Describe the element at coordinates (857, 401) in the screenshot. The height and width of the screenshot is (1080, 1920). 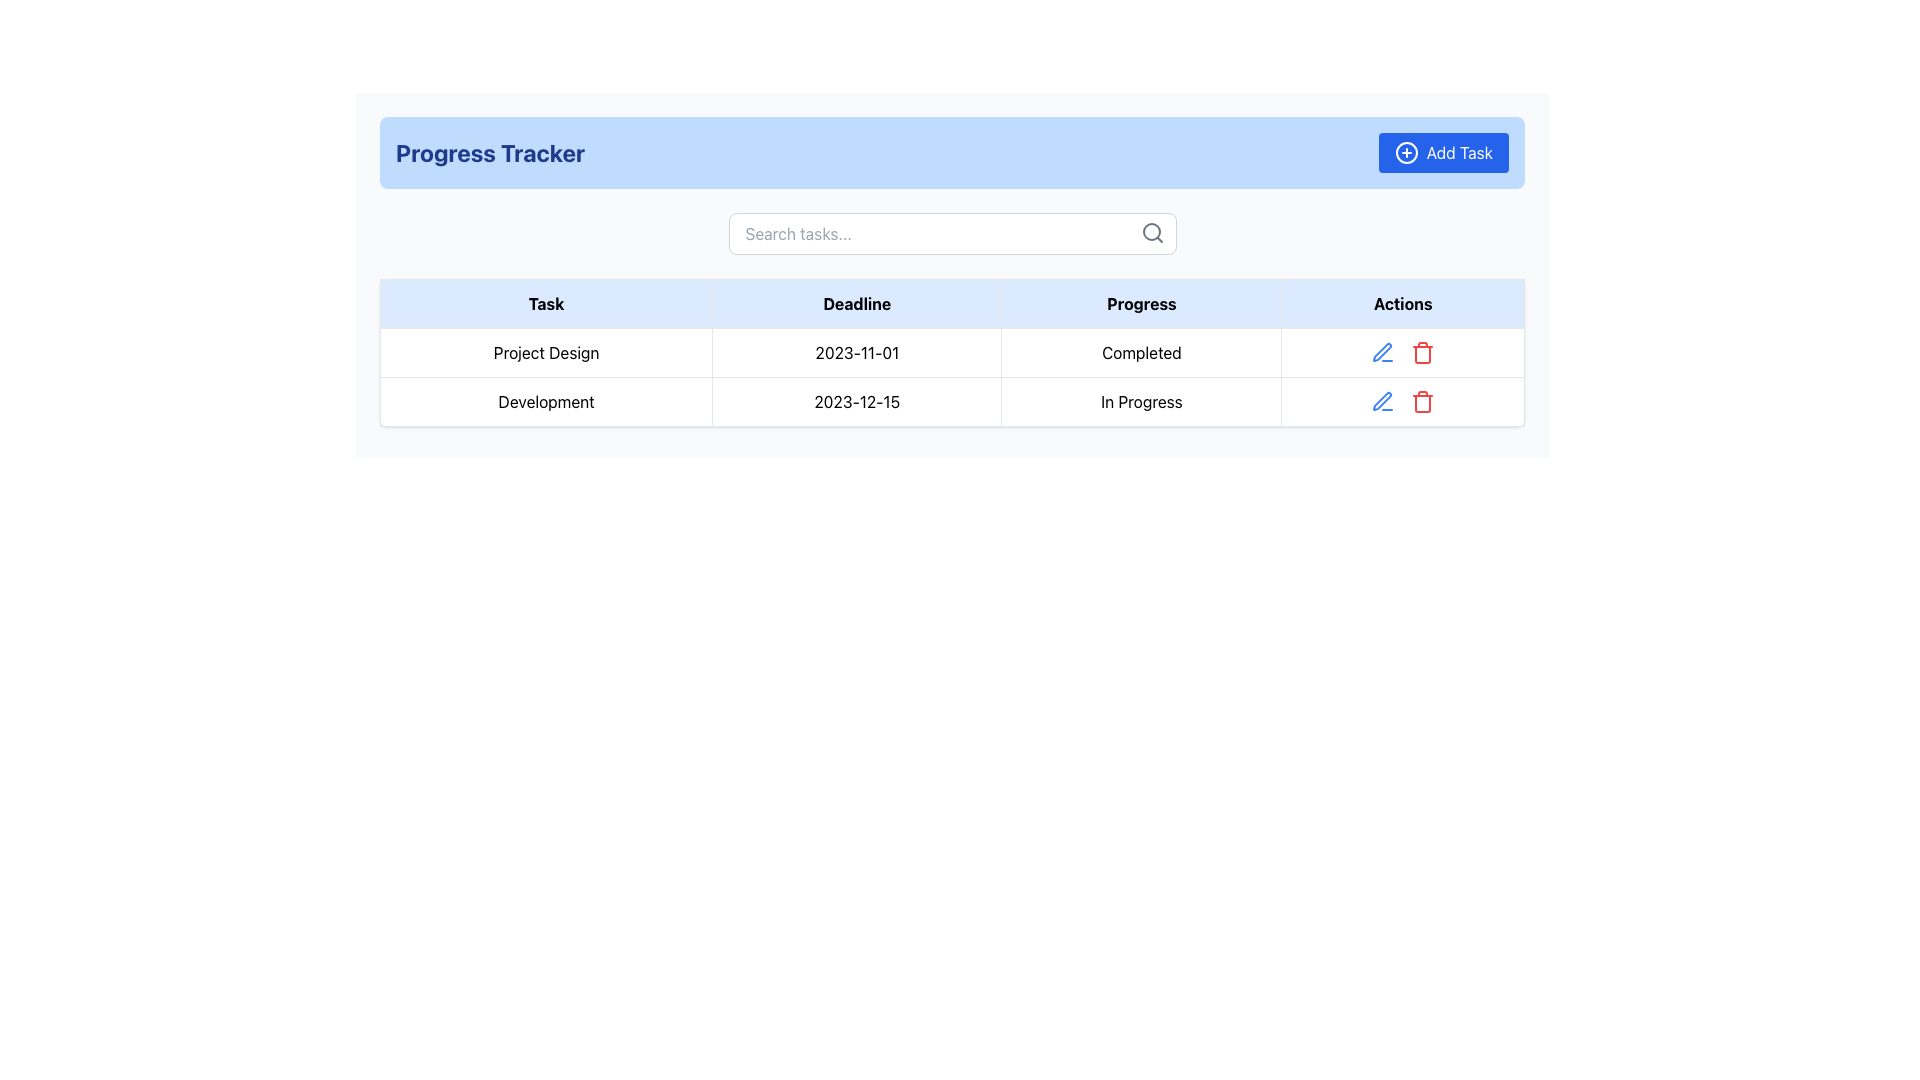
I see `displayed date information from the static text element showing '2023-12-15' in the 'Deadline' column of the 'Progress Tracker' table, located in the second row` at that location.